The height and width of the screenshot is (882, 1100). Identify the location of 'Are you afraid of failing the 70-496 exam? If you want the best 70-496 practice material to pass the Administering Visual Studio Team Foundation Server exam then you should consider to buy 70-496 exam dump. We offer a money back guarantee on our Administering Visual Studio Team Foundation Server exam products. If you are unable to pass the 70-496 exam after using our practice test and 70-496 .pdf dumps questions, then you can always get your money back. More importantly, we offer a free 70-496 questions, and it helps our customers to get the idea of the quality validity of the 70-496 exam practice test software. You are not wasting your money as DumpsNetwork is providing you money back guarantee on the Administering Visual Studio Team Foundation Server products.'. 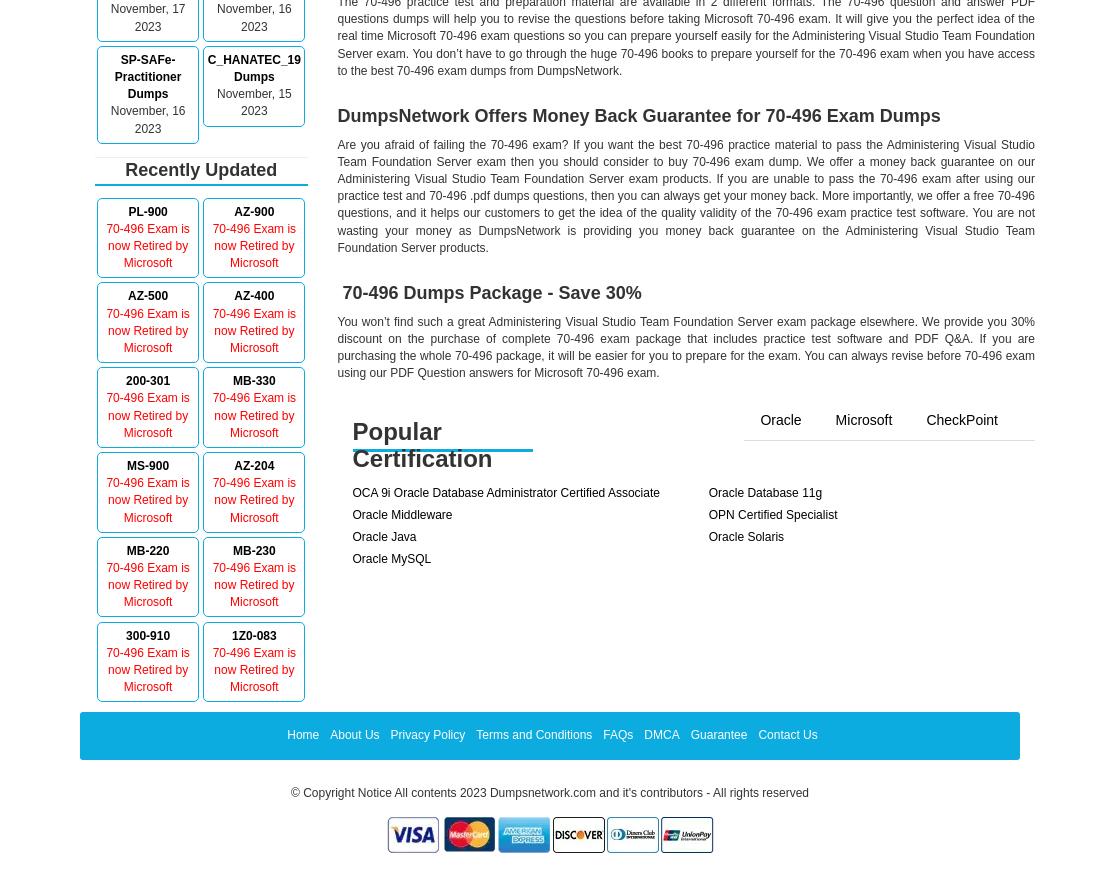
(685, 195).